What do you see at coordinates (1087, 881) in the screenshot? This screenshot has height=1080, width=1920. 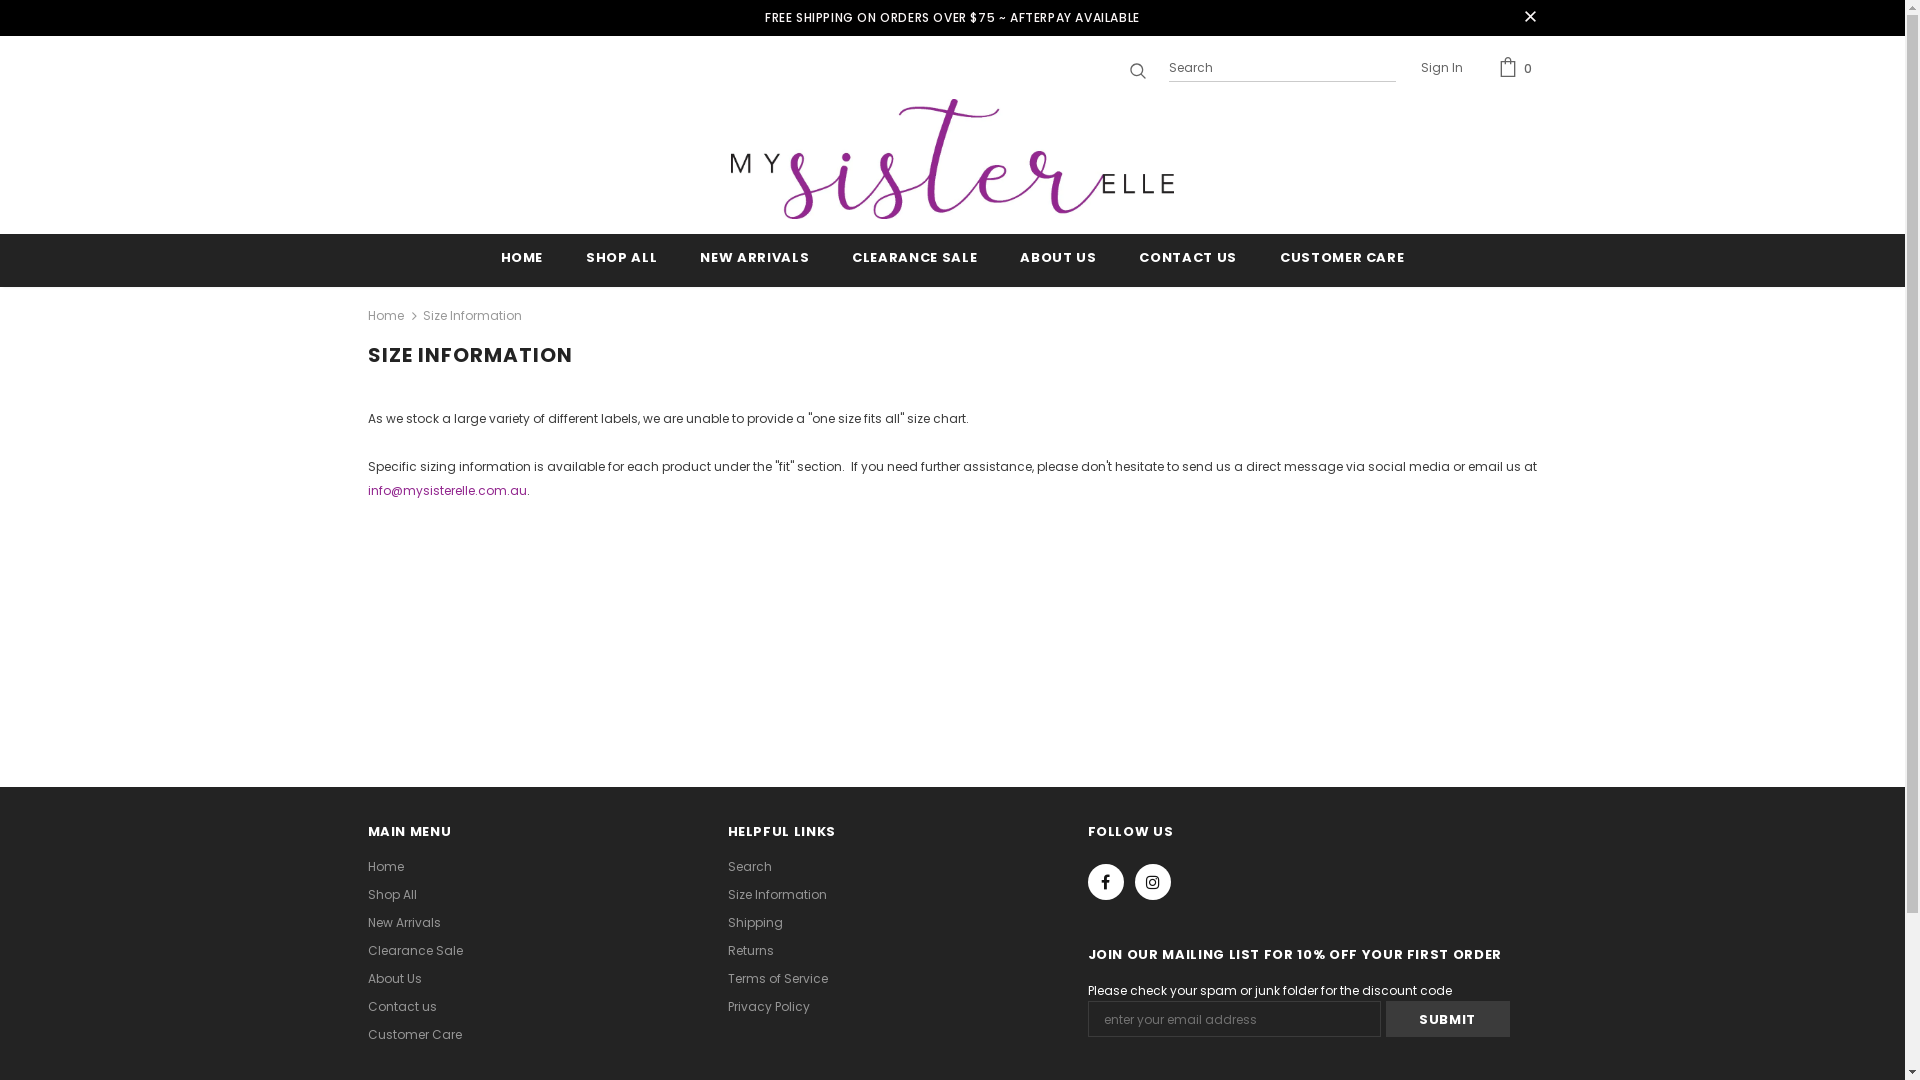 I see `'Facebook'` at bounding box center [1087, 881].